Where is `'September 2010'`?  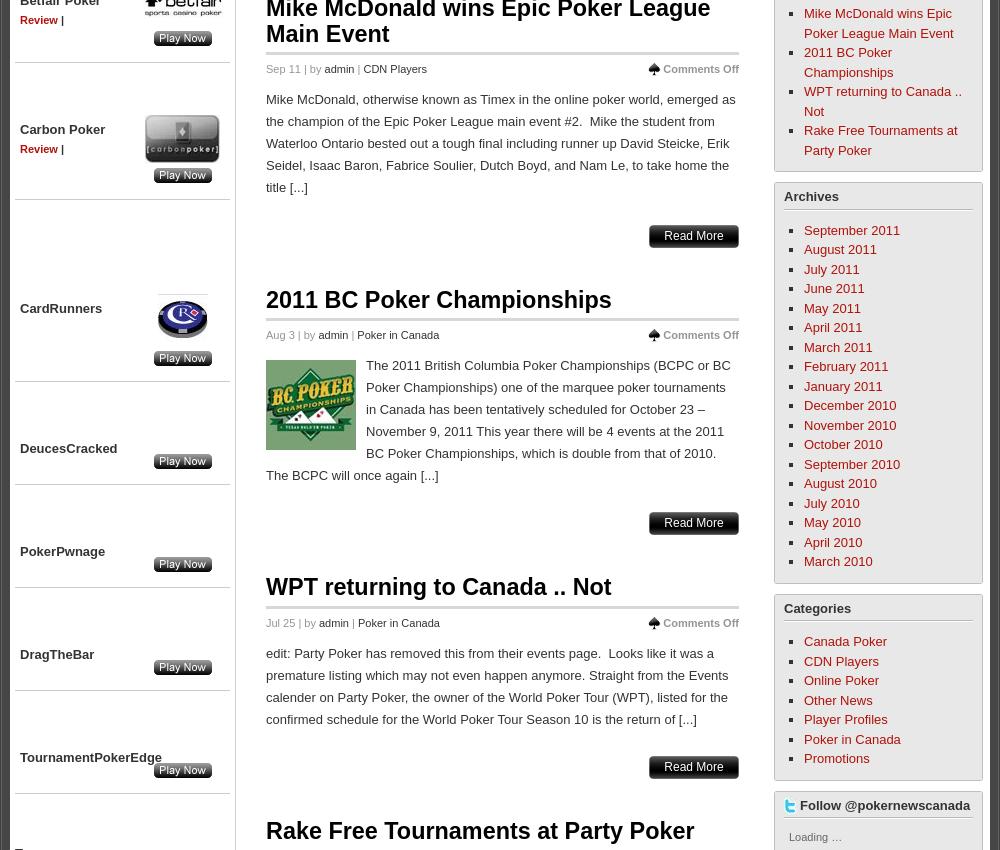 'September 2010' is located at coordinates (851, 462).